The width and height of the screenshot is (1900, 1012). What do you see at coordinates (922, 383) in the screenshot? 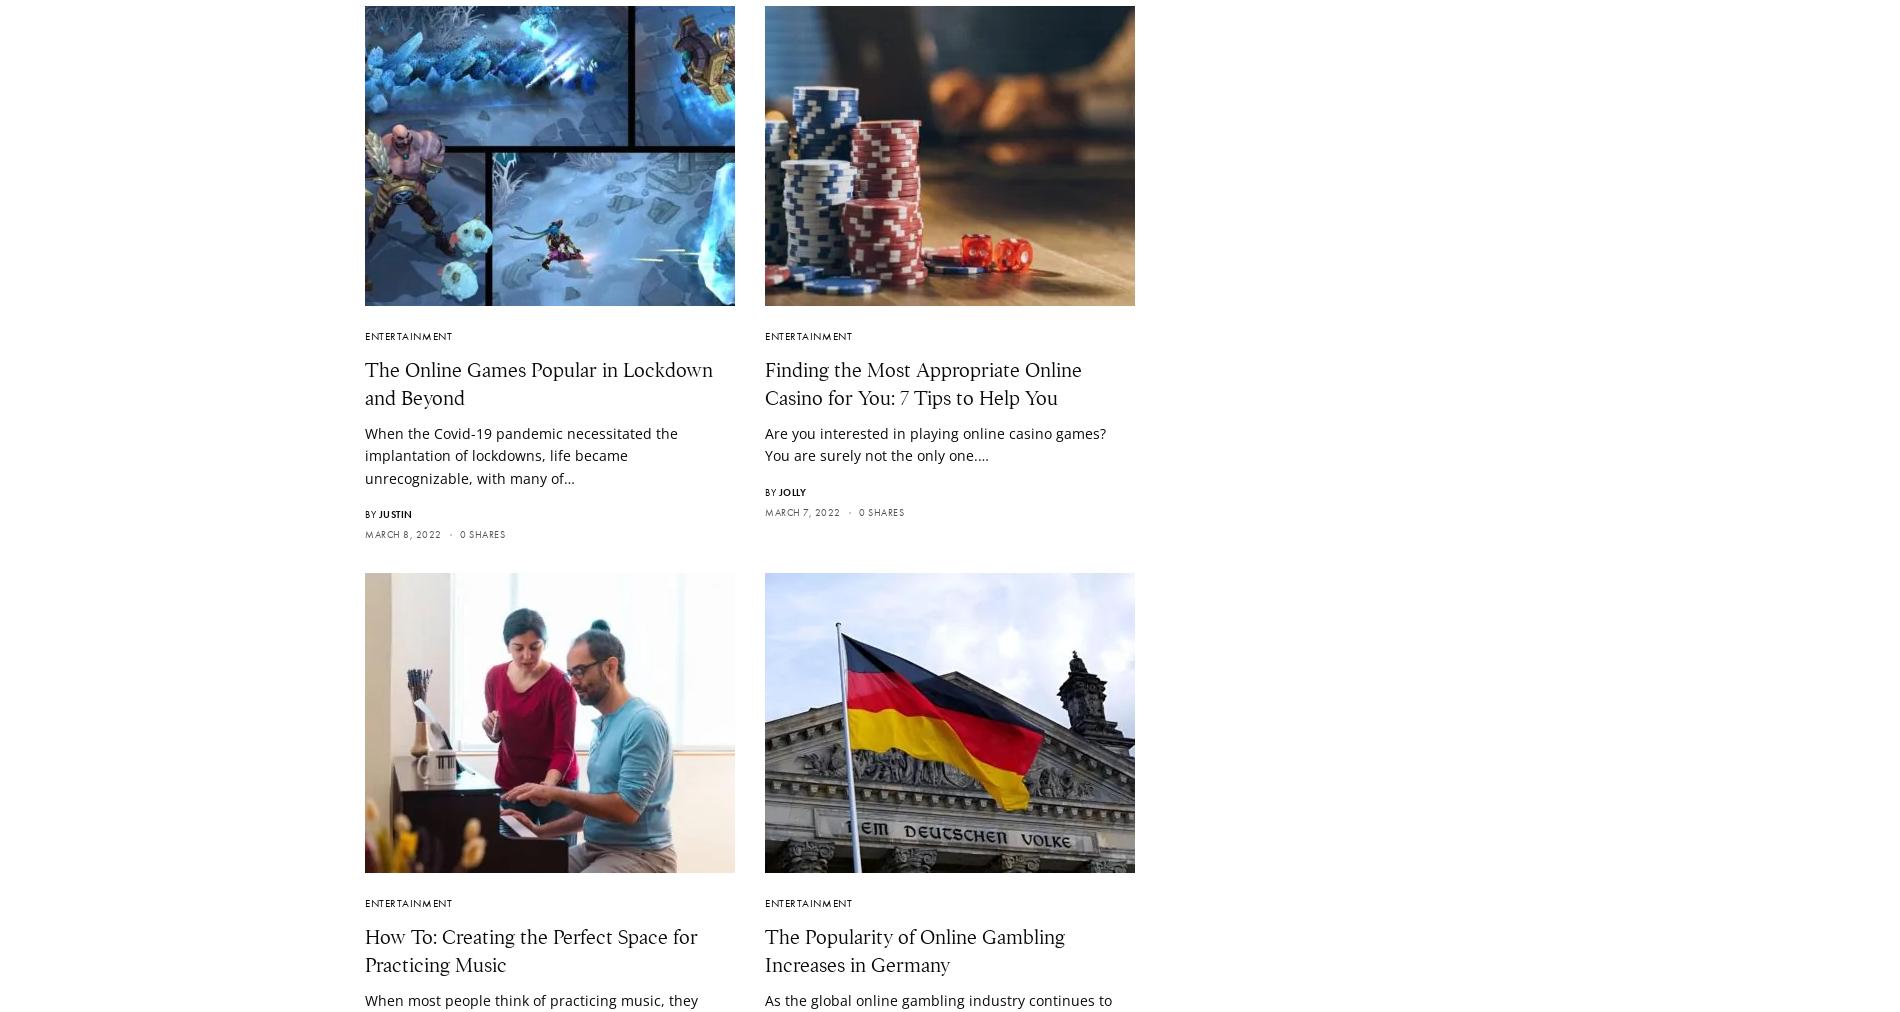
I see `'Finding the Most Appropriate Online Casino for You: 7 Tips to Help You'` at bounding box center [922, 383].